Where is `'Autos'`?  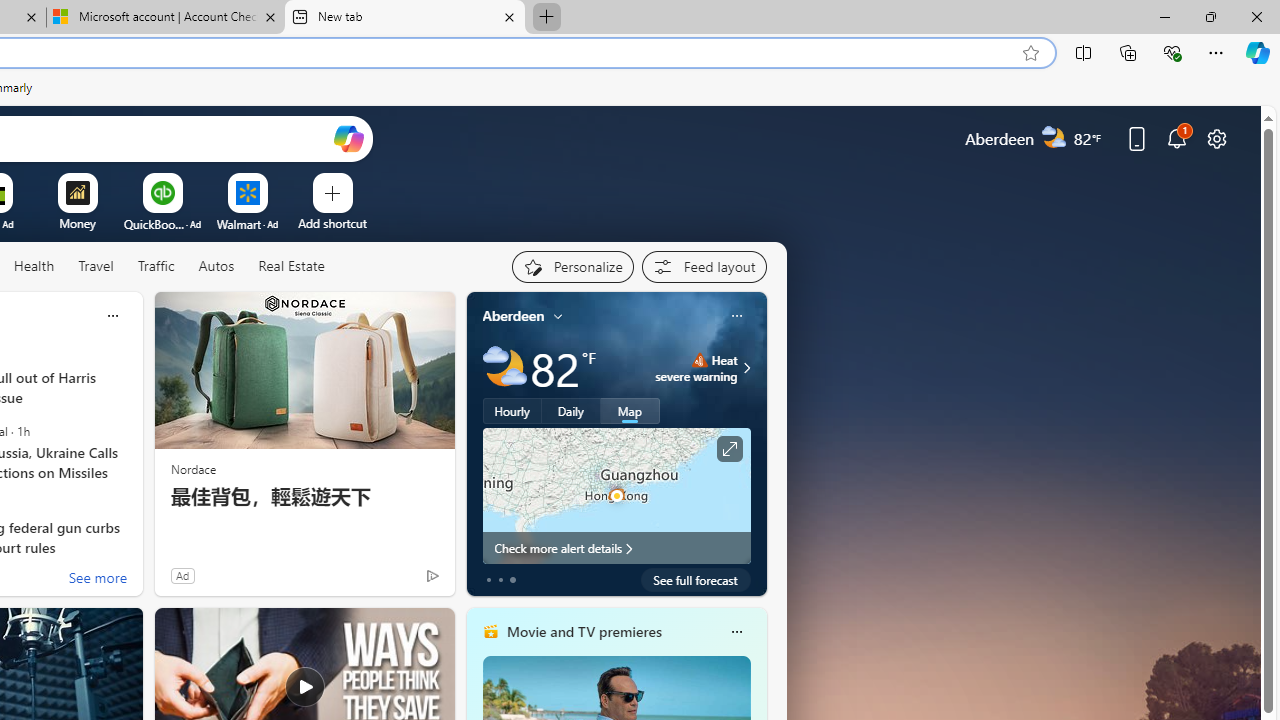 'Autos' is located at coordinates (216, 265).